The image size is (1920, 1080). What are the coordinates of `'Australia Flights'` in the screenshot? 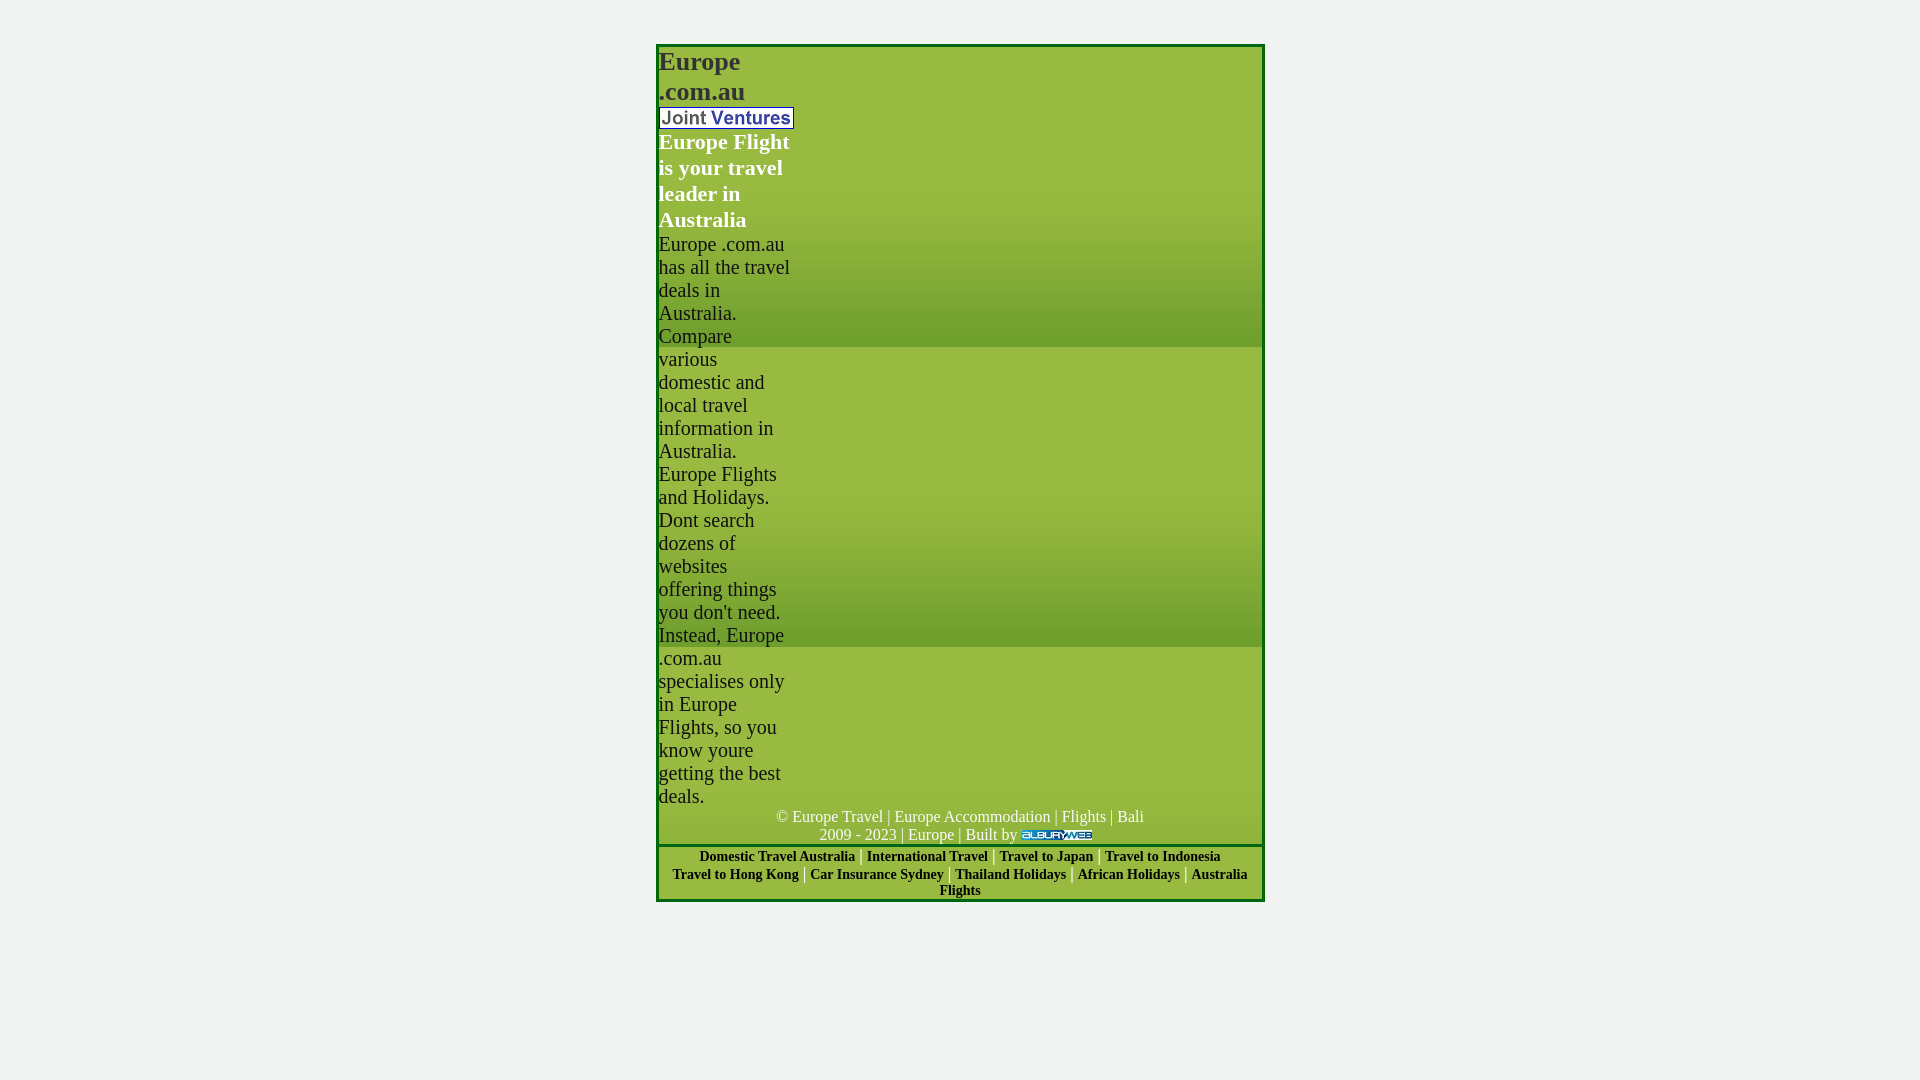 It's located at (938, 881).